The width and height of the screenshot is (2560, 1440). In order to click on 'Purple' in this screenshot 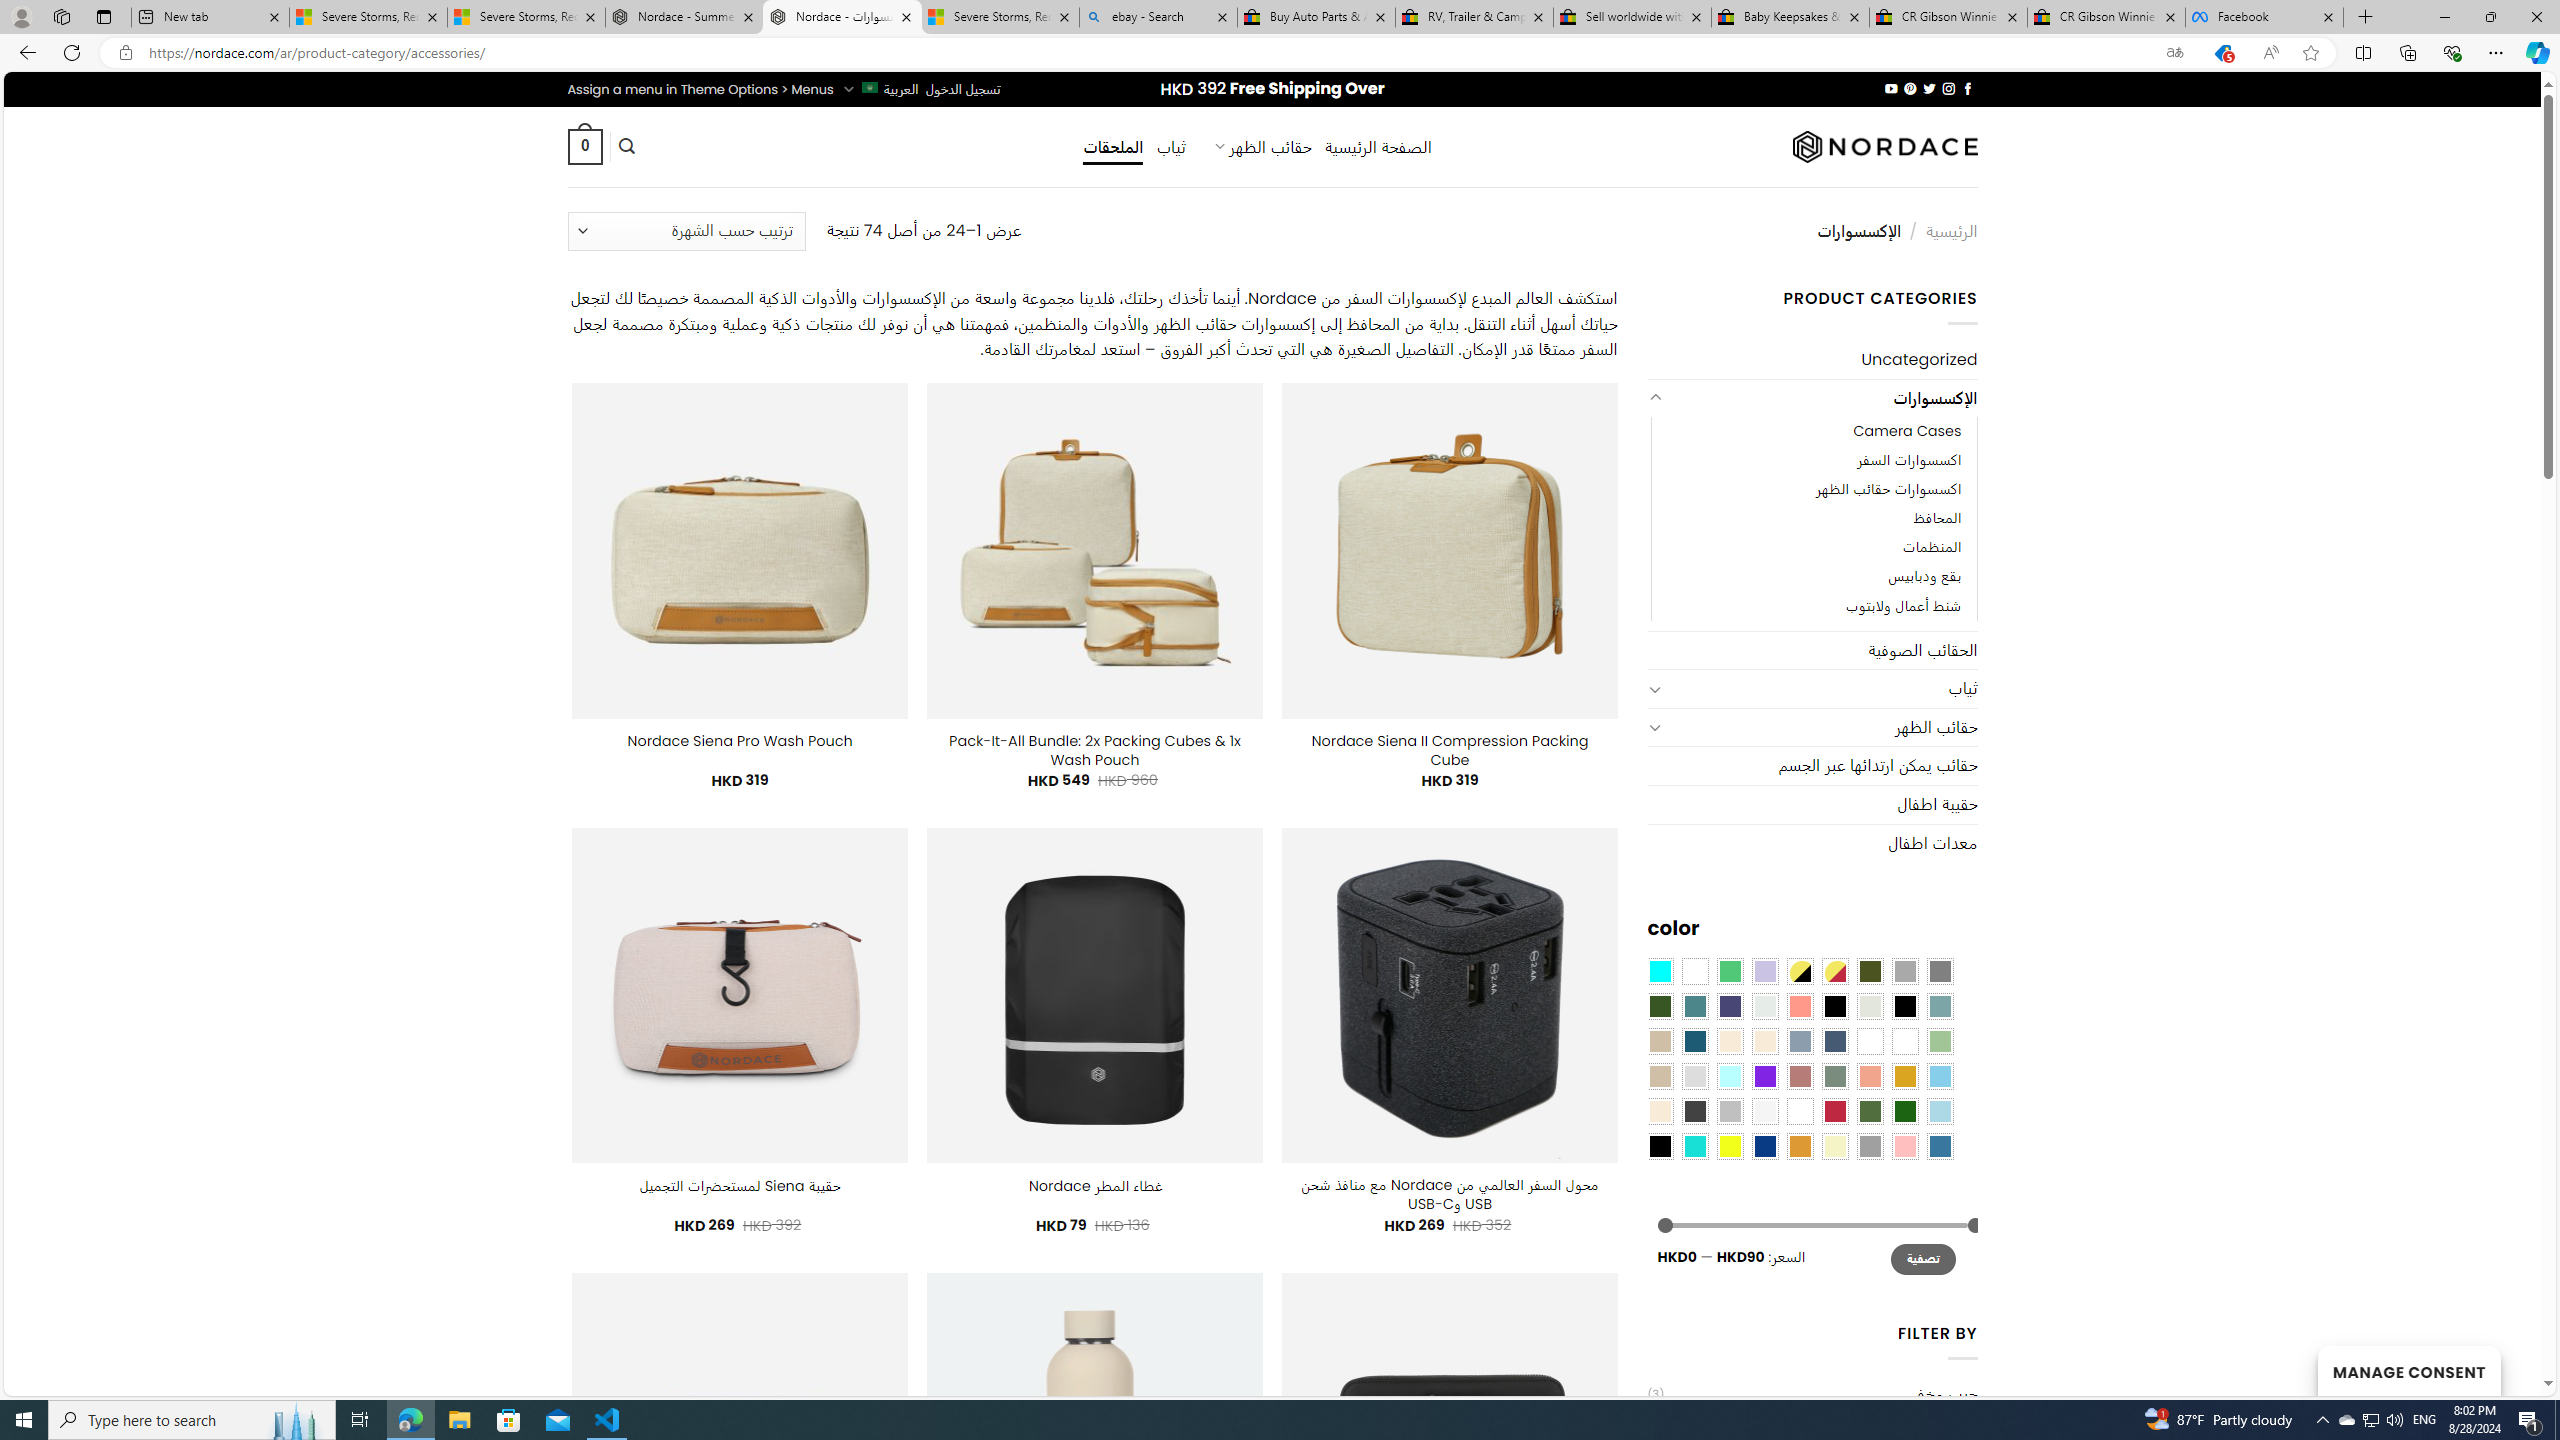, I will do `click(1765, 1075)`.